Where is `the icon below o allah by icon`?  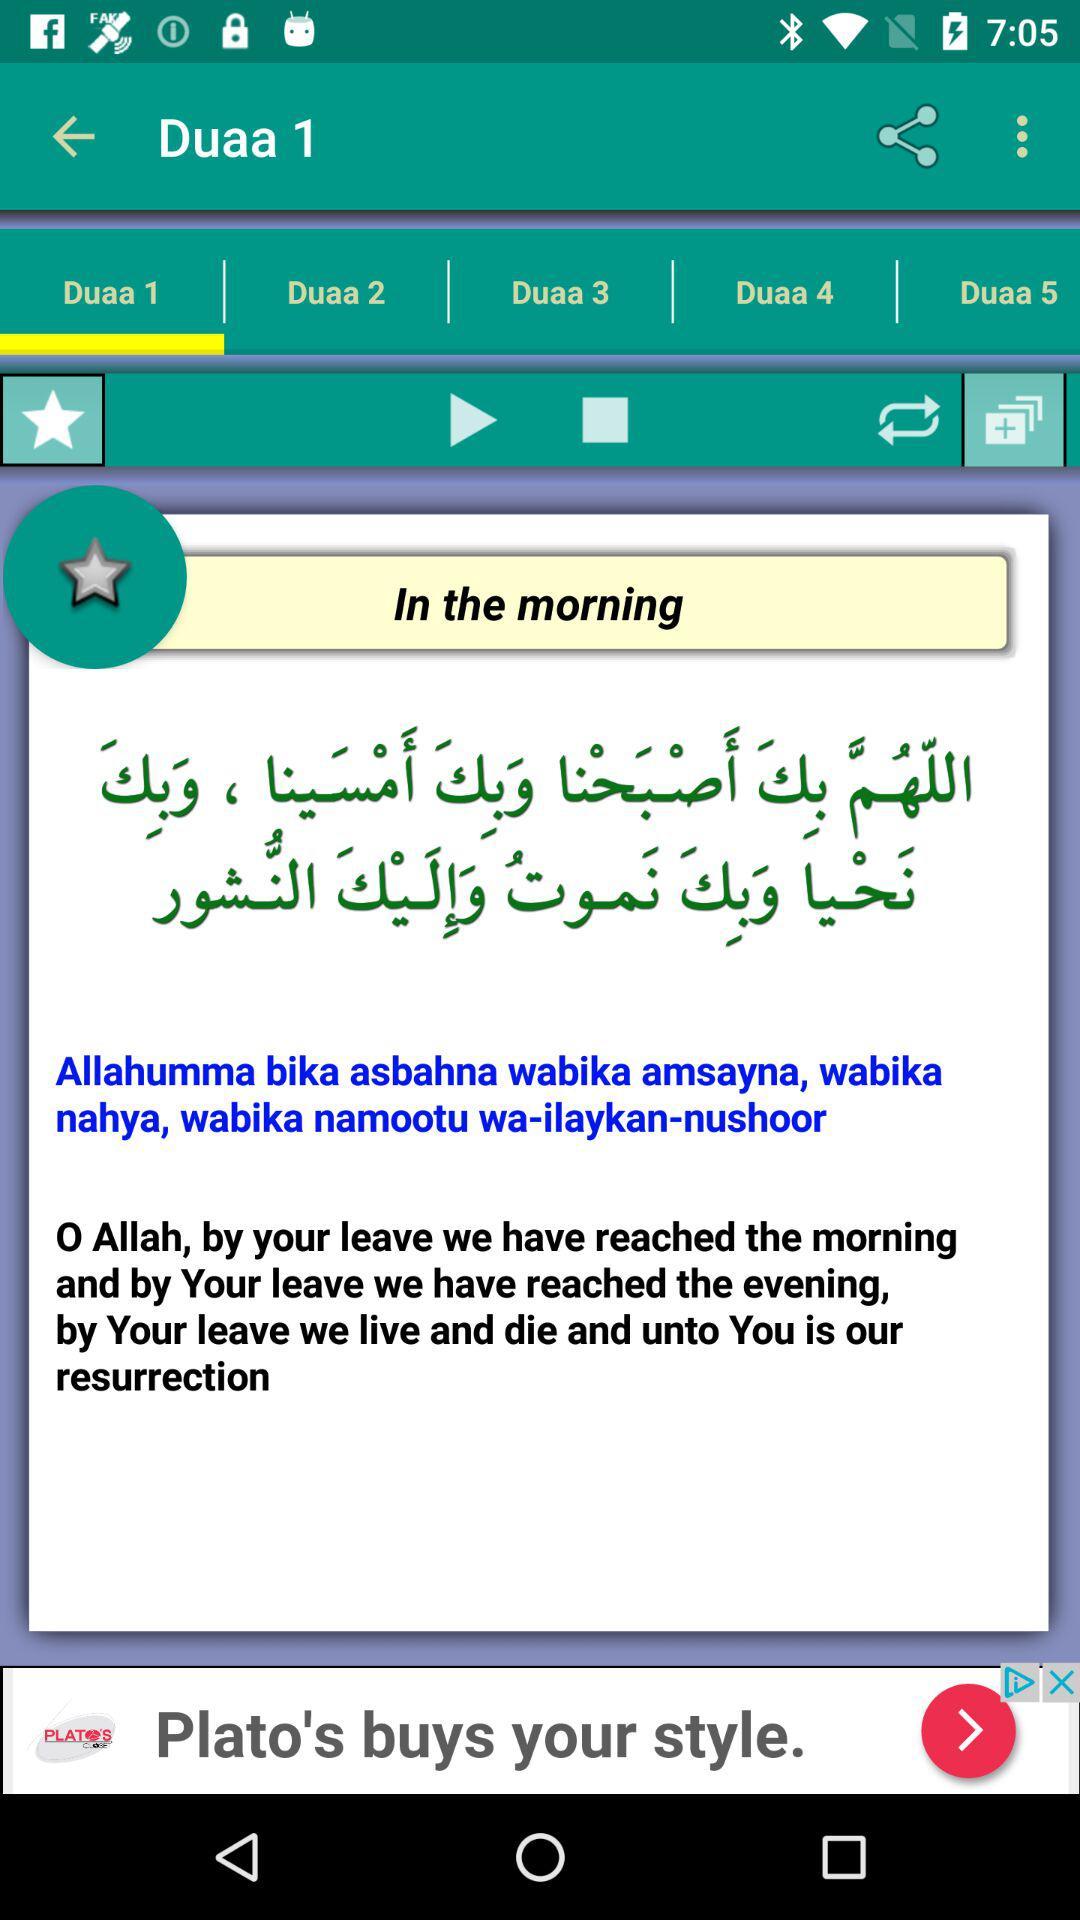
the icon below o allah by icon is located at coordinates (540, 1727).